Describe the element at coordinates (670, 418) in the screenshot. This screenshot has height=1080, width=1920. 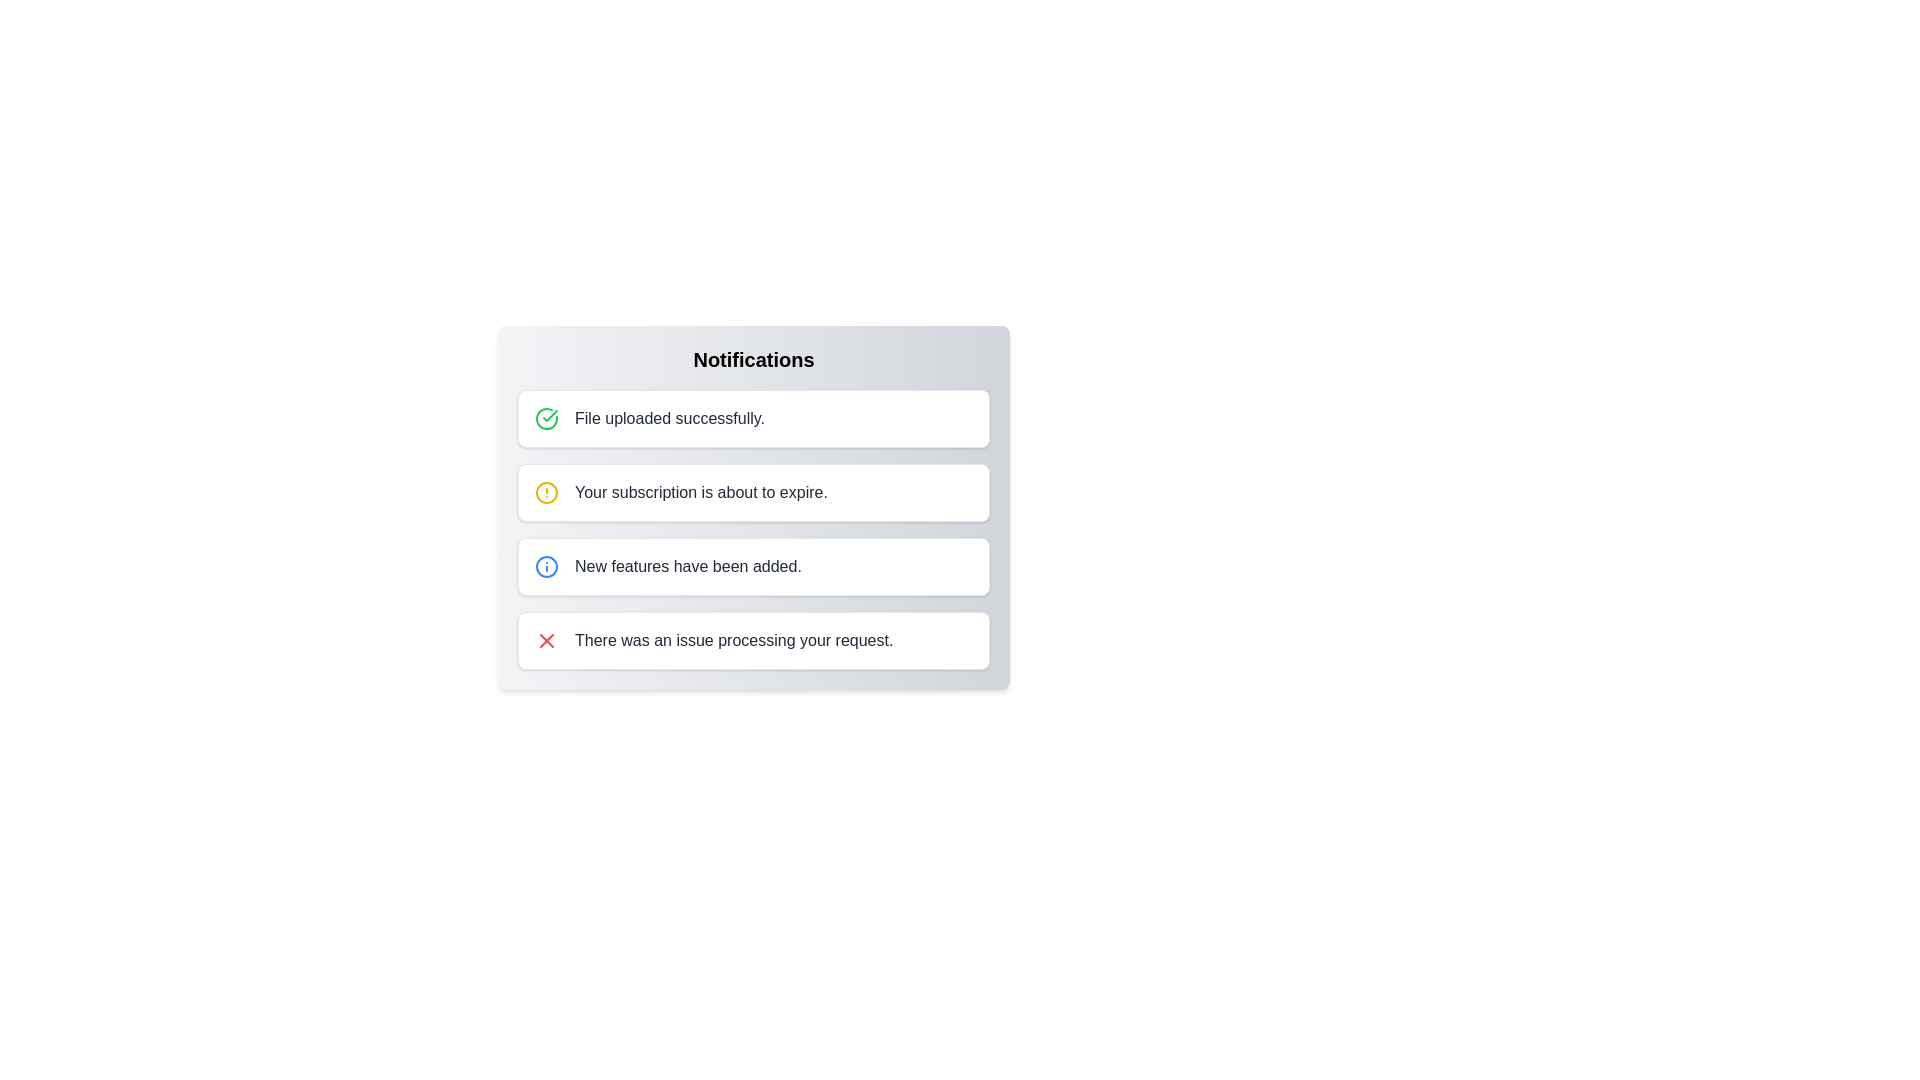
I see `the text label that displays 'File uploaded successfully.' in a medium-weight gray font, located in the topmost notification card` at that location.